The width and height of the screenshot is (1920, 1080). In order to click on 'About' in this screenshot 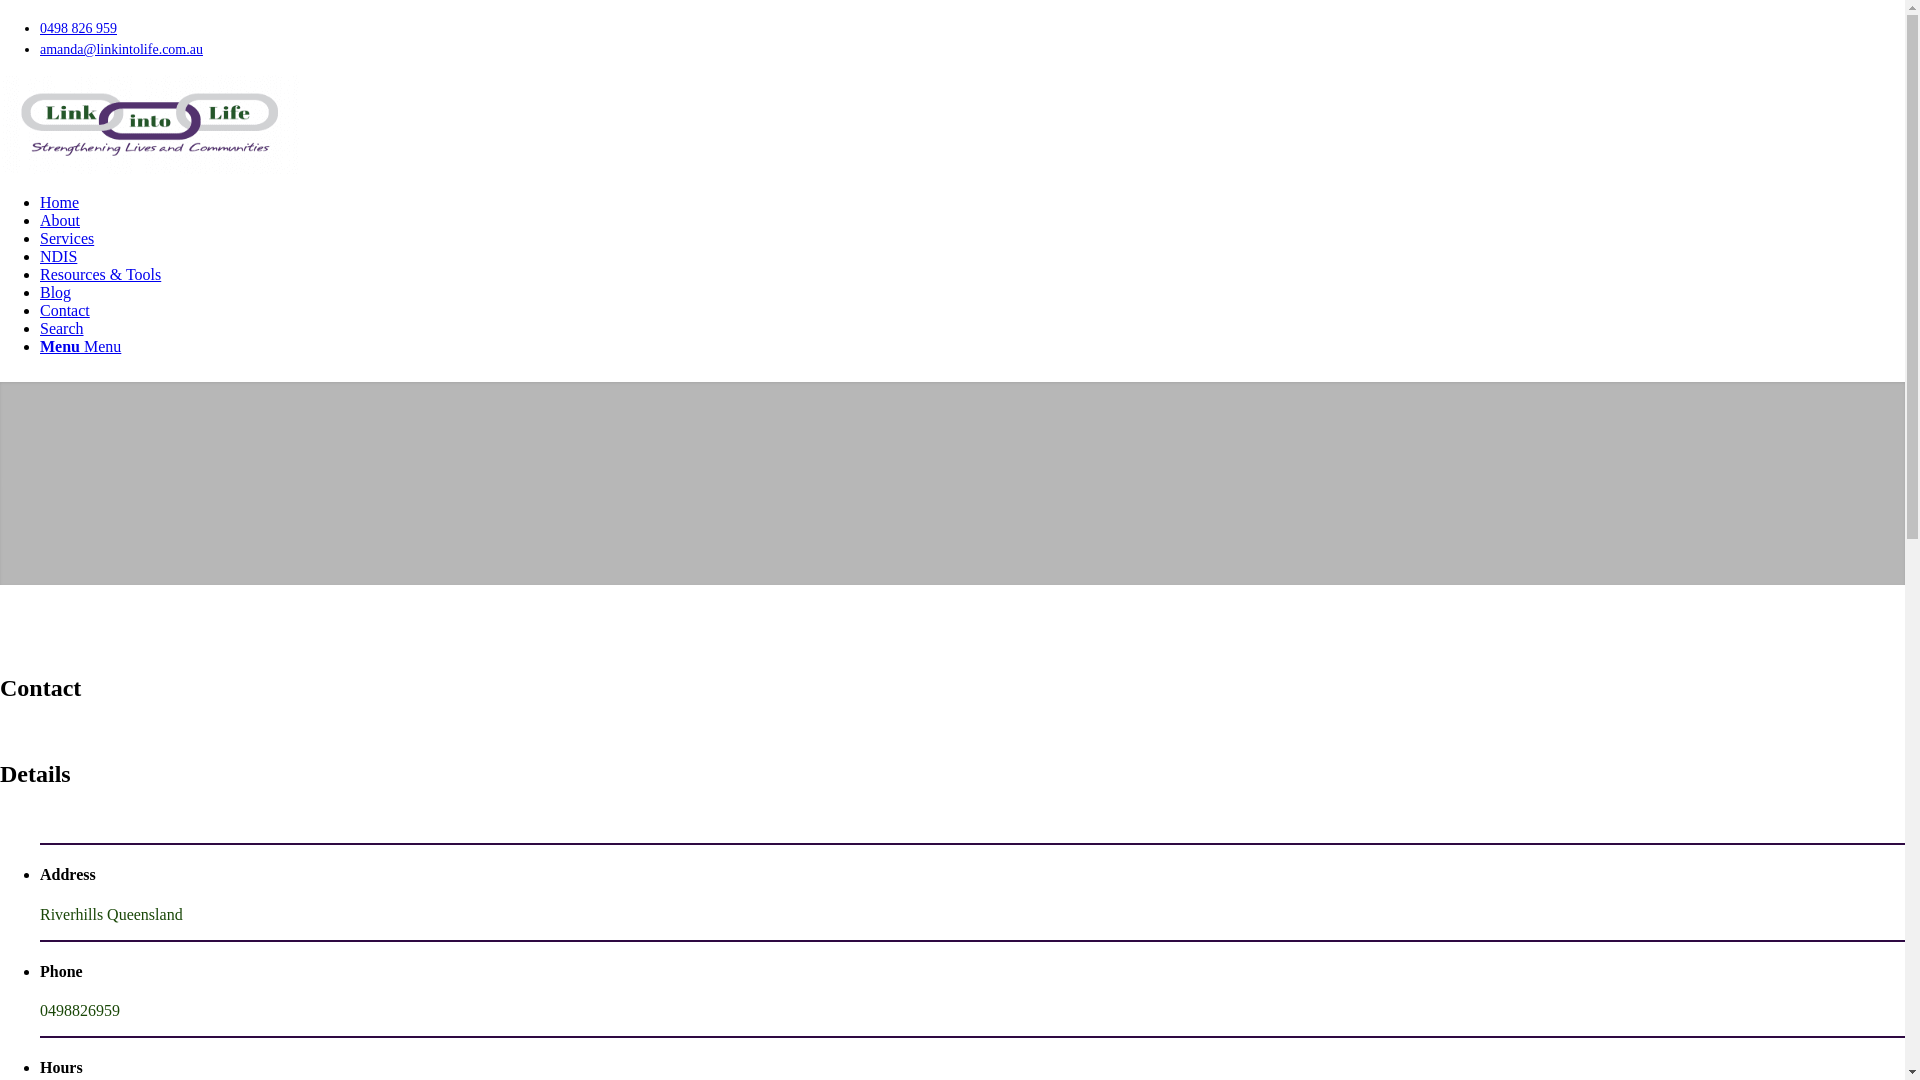, I will do `click(59, 220)`.